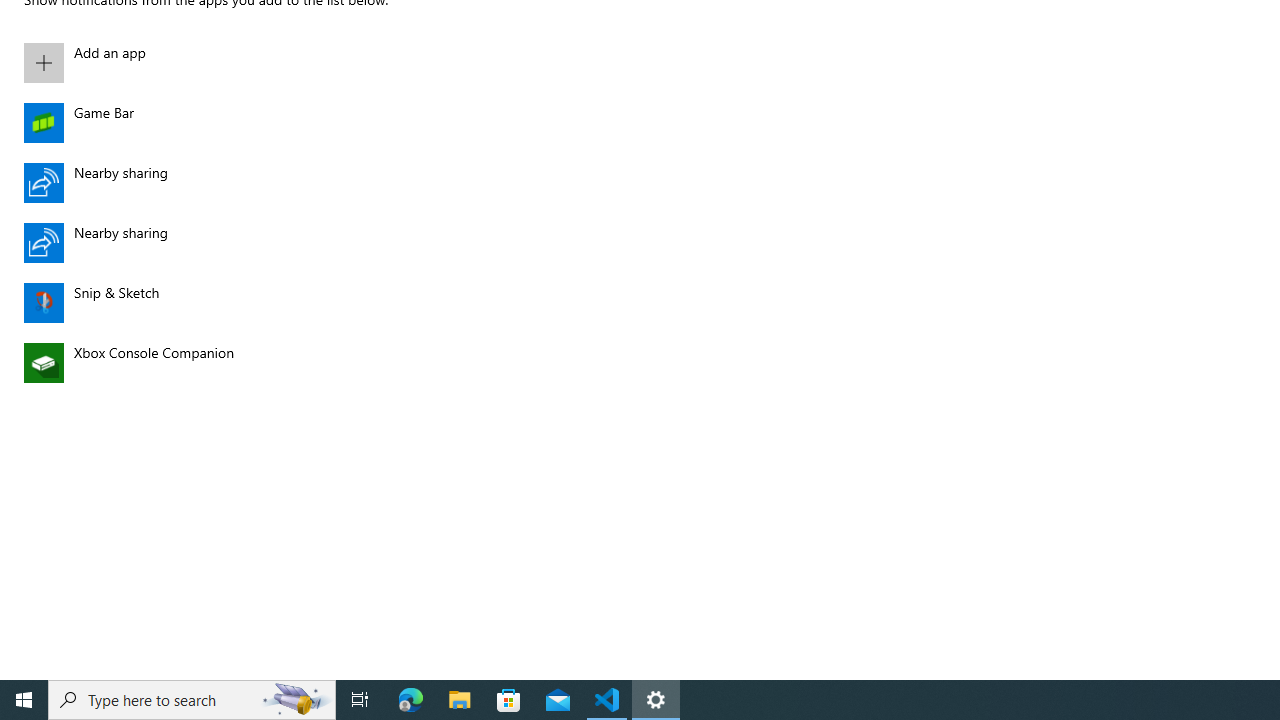 This screenshot has height=720, width=1280. What do you see at coordinates (192, 698) in the screenshot?
I see `'Type here to search'` at bounding box center [192, 698].